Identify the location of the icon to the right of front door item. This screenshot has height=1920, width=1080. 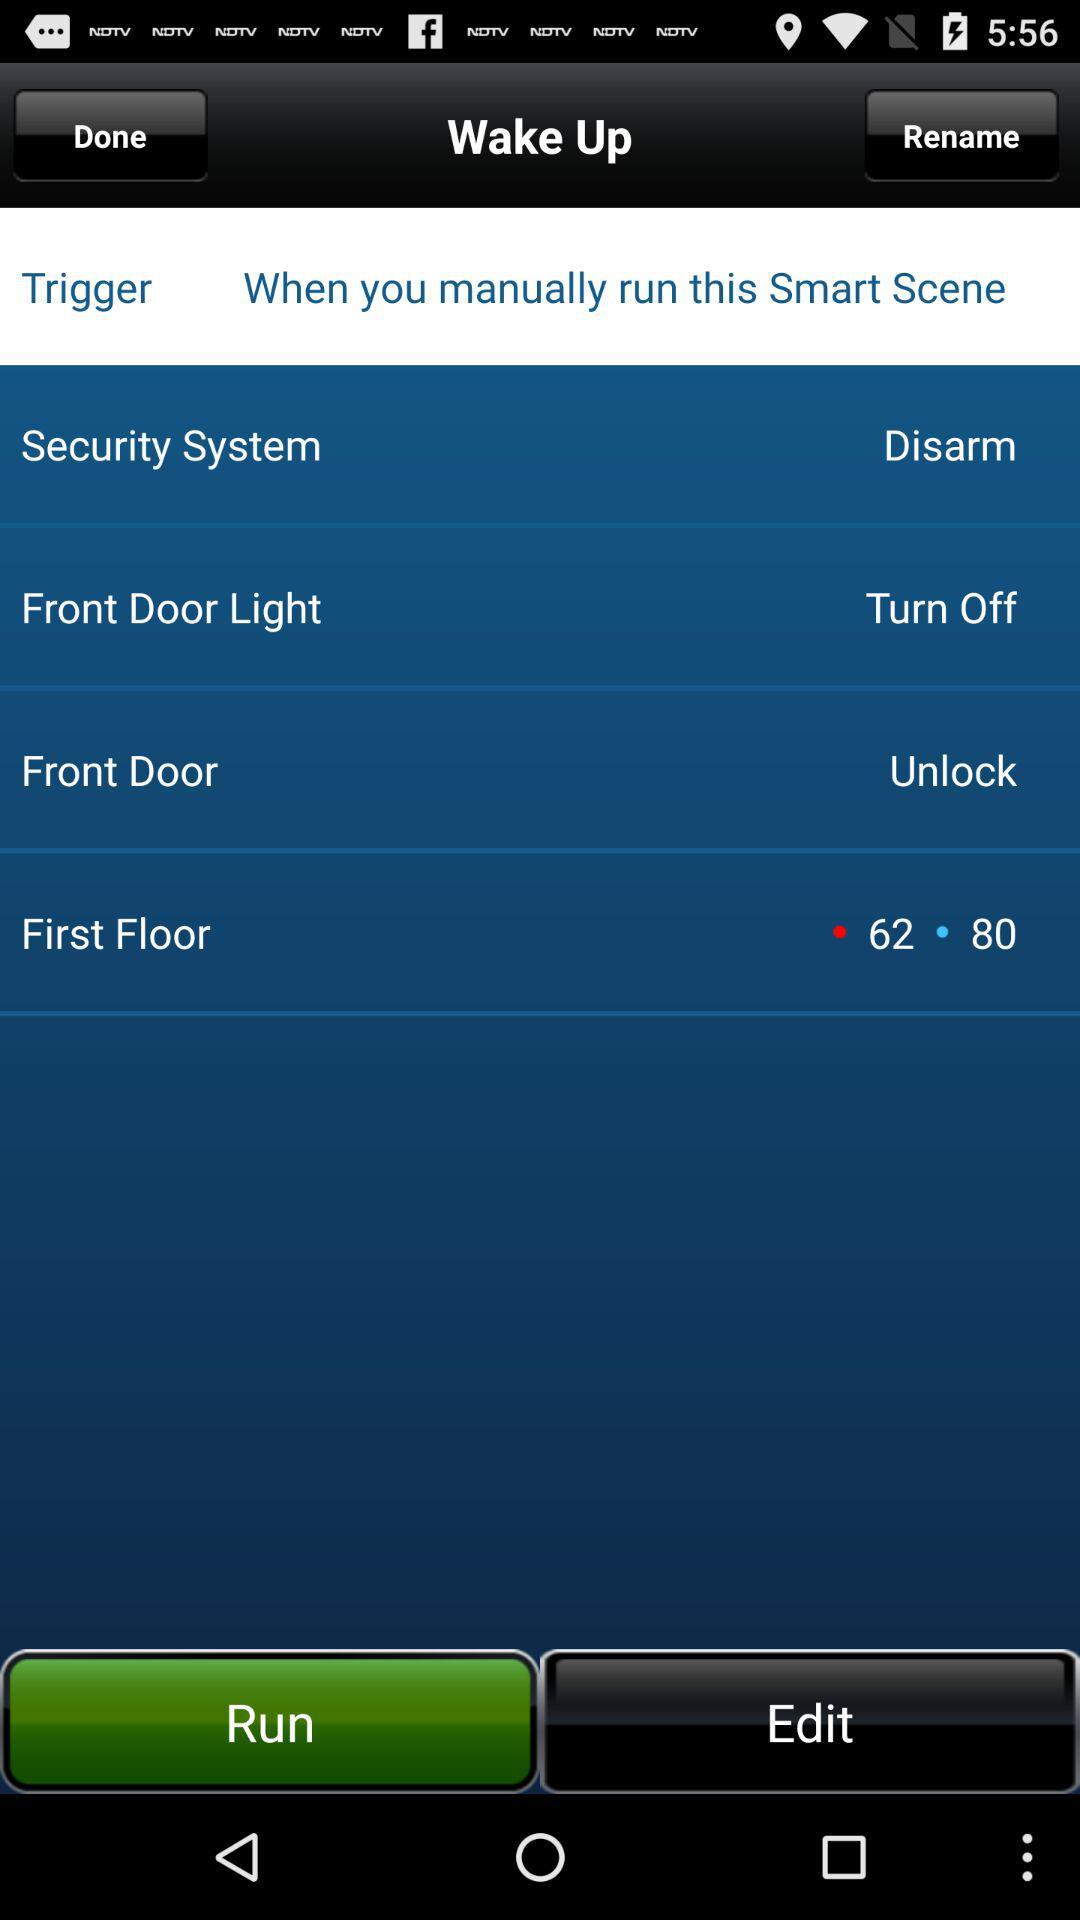
(890, 931).